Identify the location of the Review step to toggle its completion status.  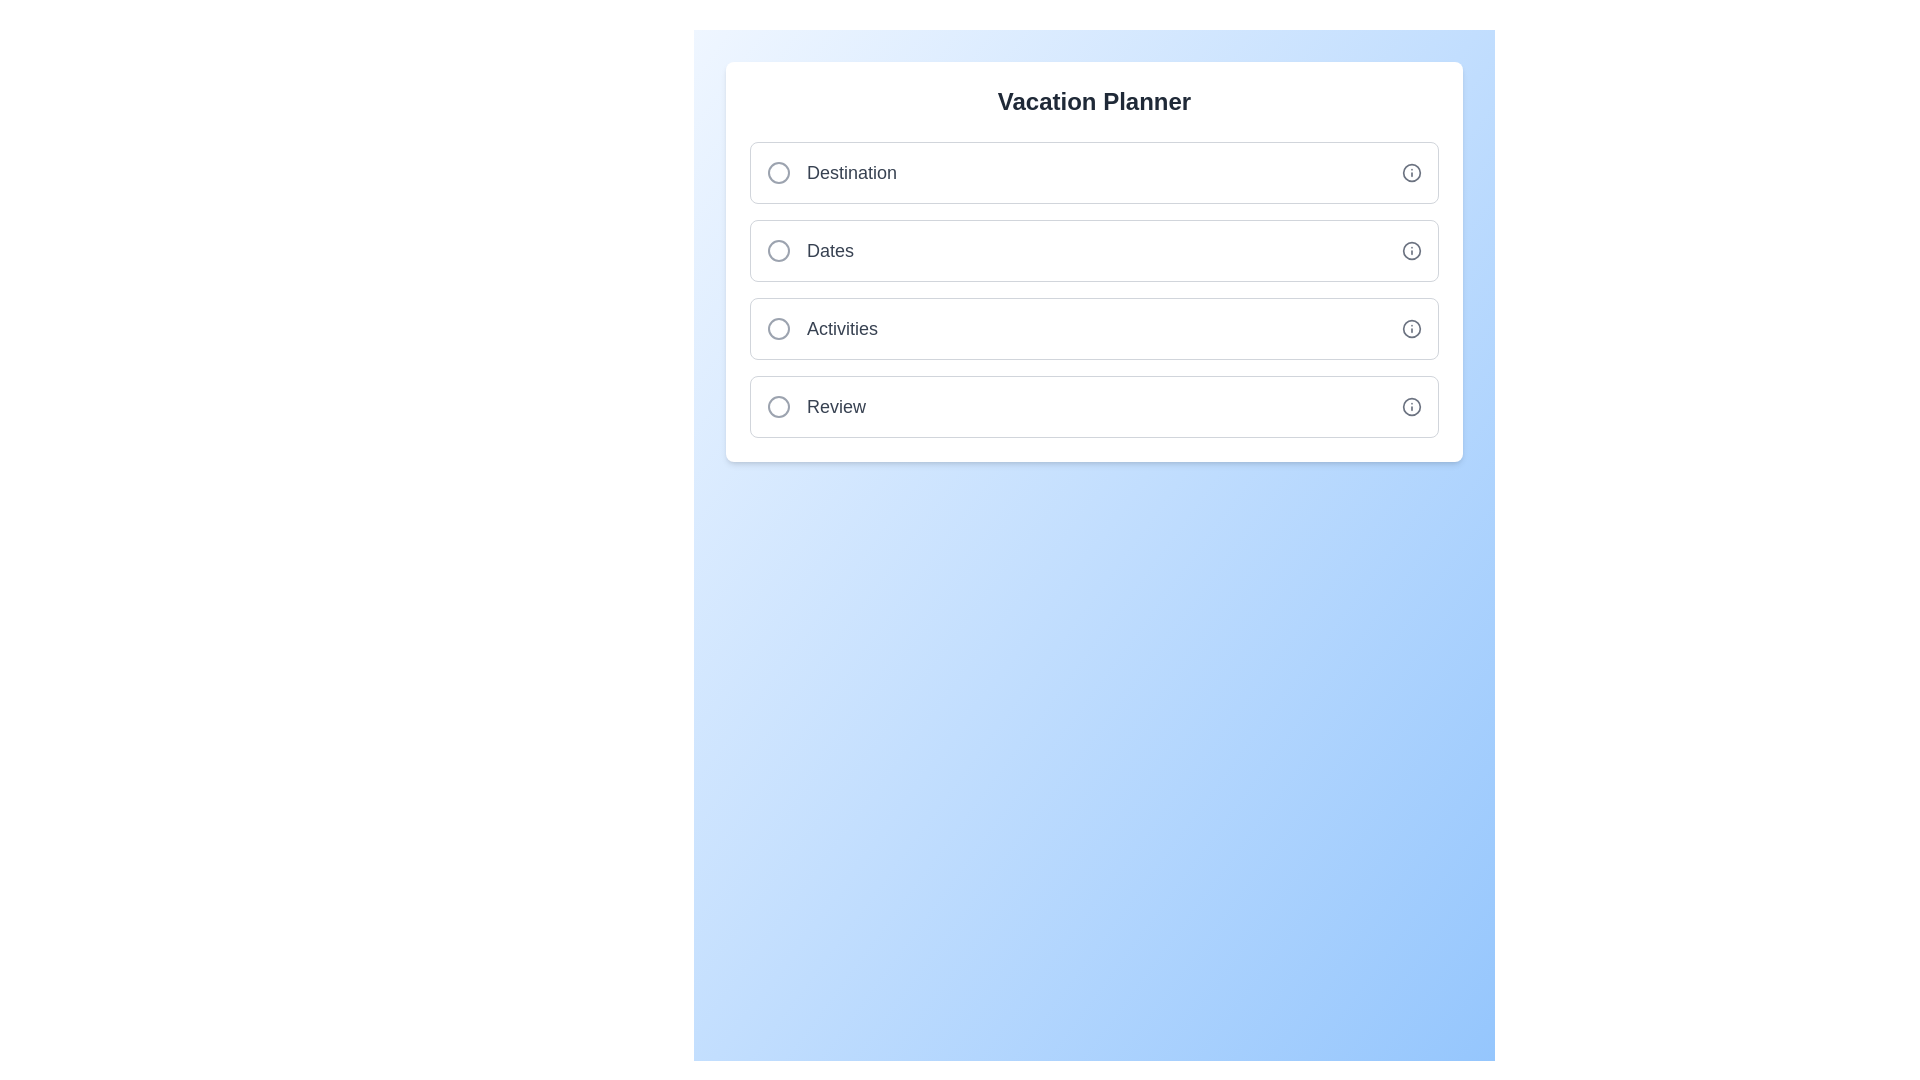
(1093, 406).